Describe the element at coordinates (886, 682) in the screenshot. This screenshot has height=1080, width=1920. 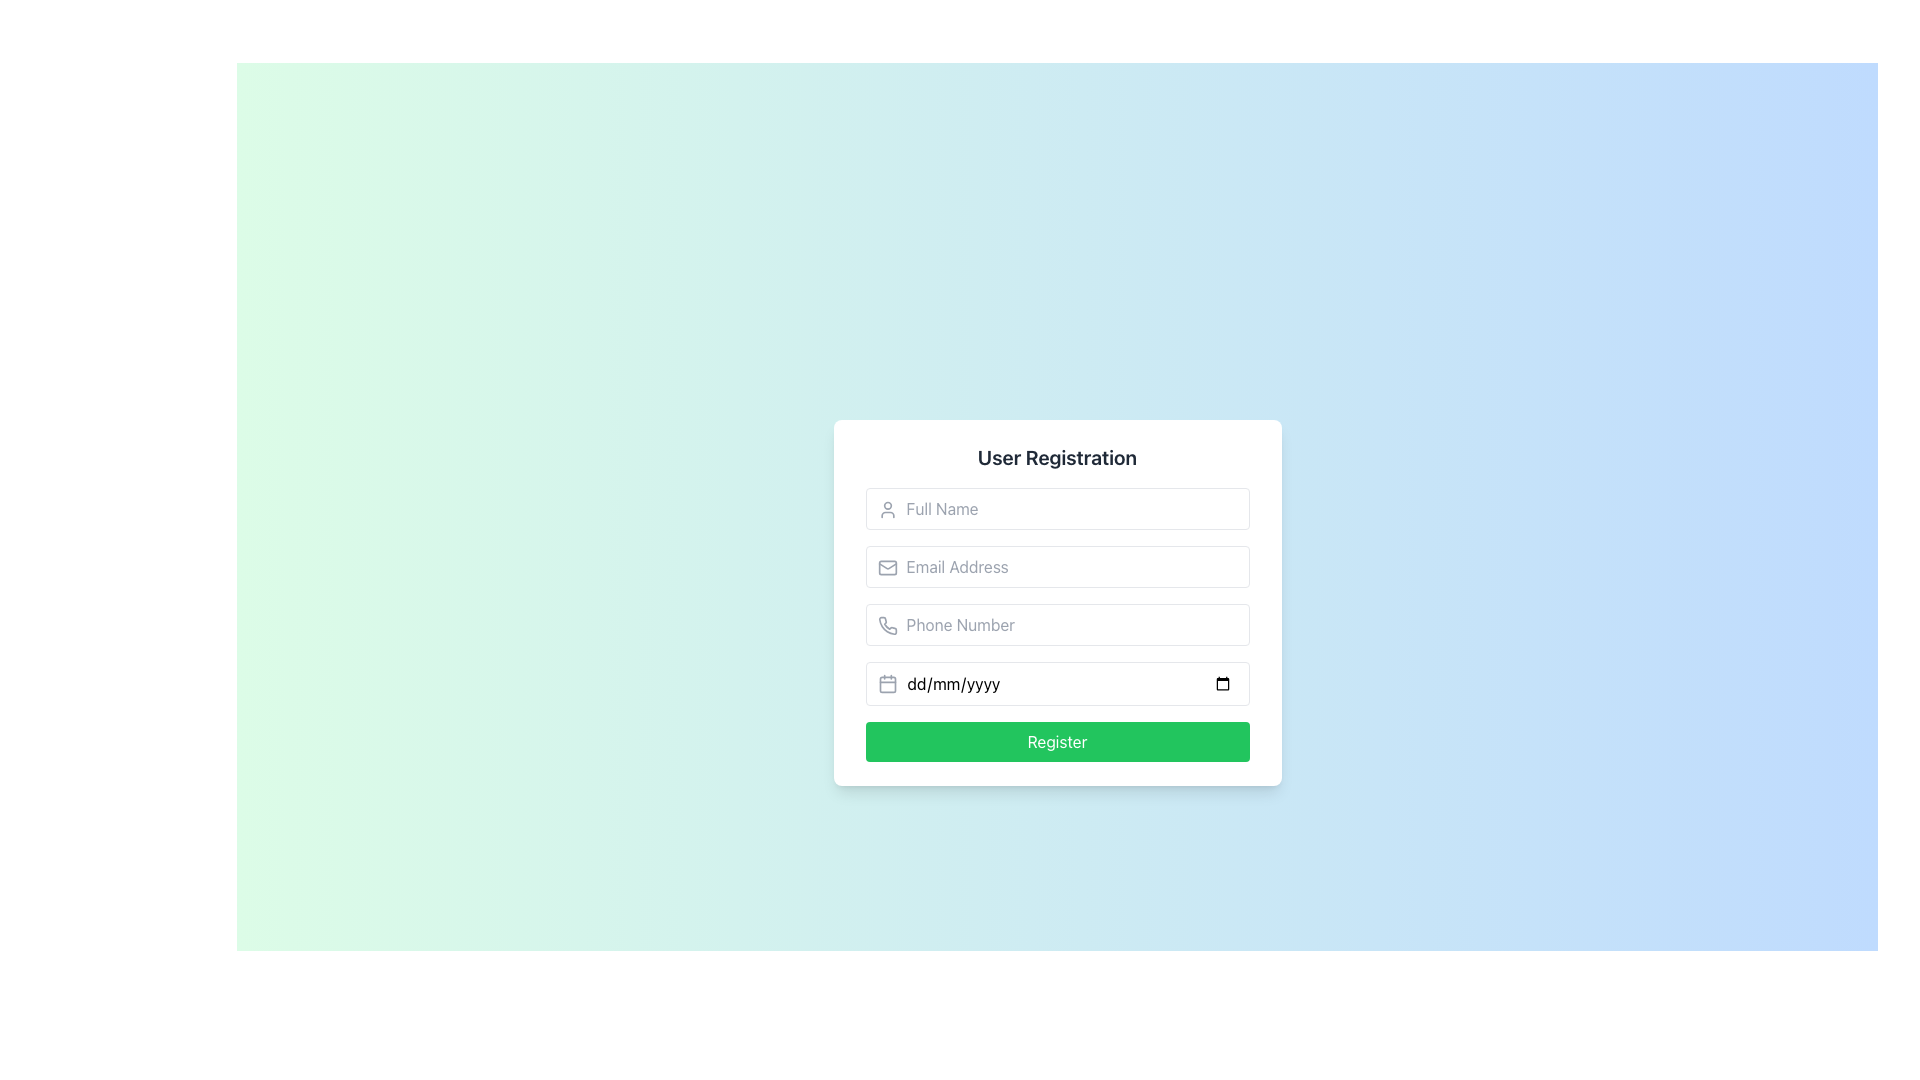
I see `the calendar icon located in the top-left corner of the date input field, which features a minimal design with gray outlines and vertical strokes representing month indicators` at that location.